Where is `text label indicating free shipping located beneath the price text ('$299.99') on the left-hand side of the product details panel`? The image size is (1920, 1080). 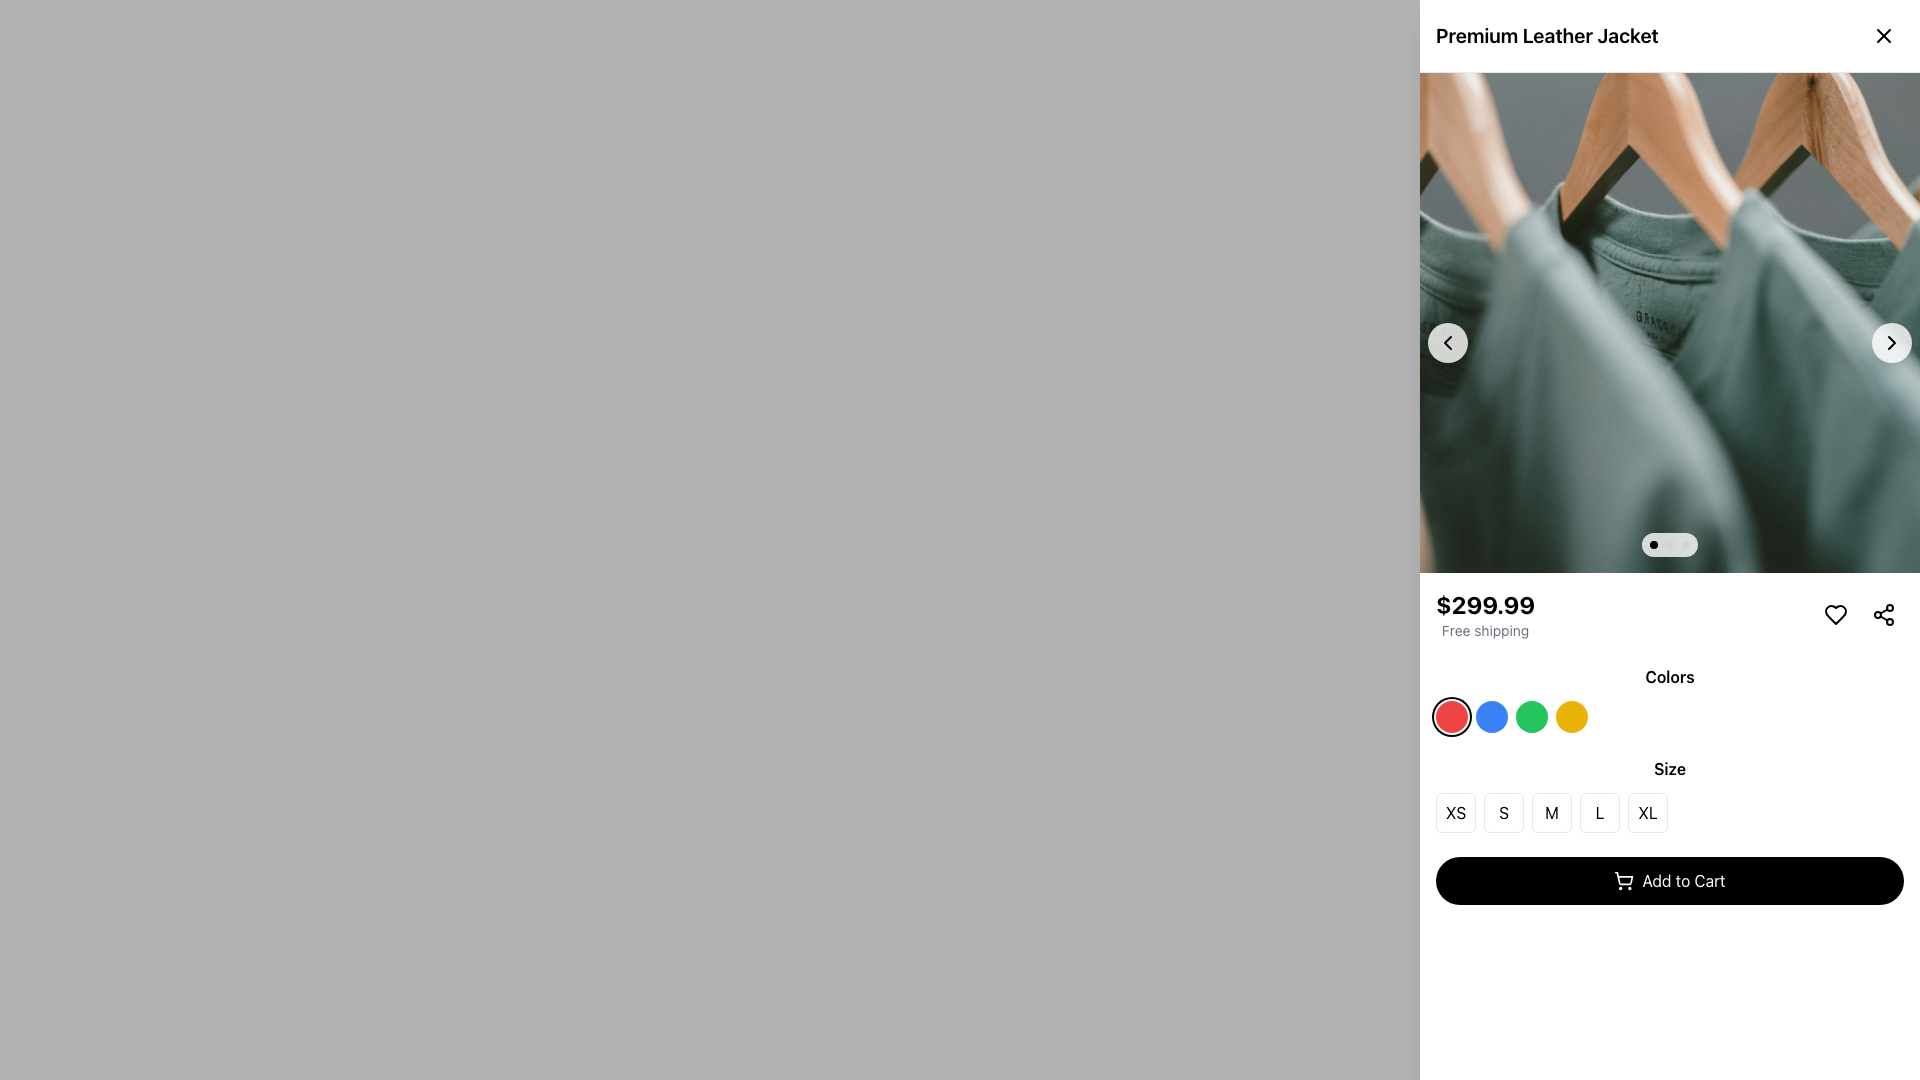
text label indicating free shipping located beneath the price text ('$299.99') on the left-hand side of the product details panel is located at coordinates (1485, 631).